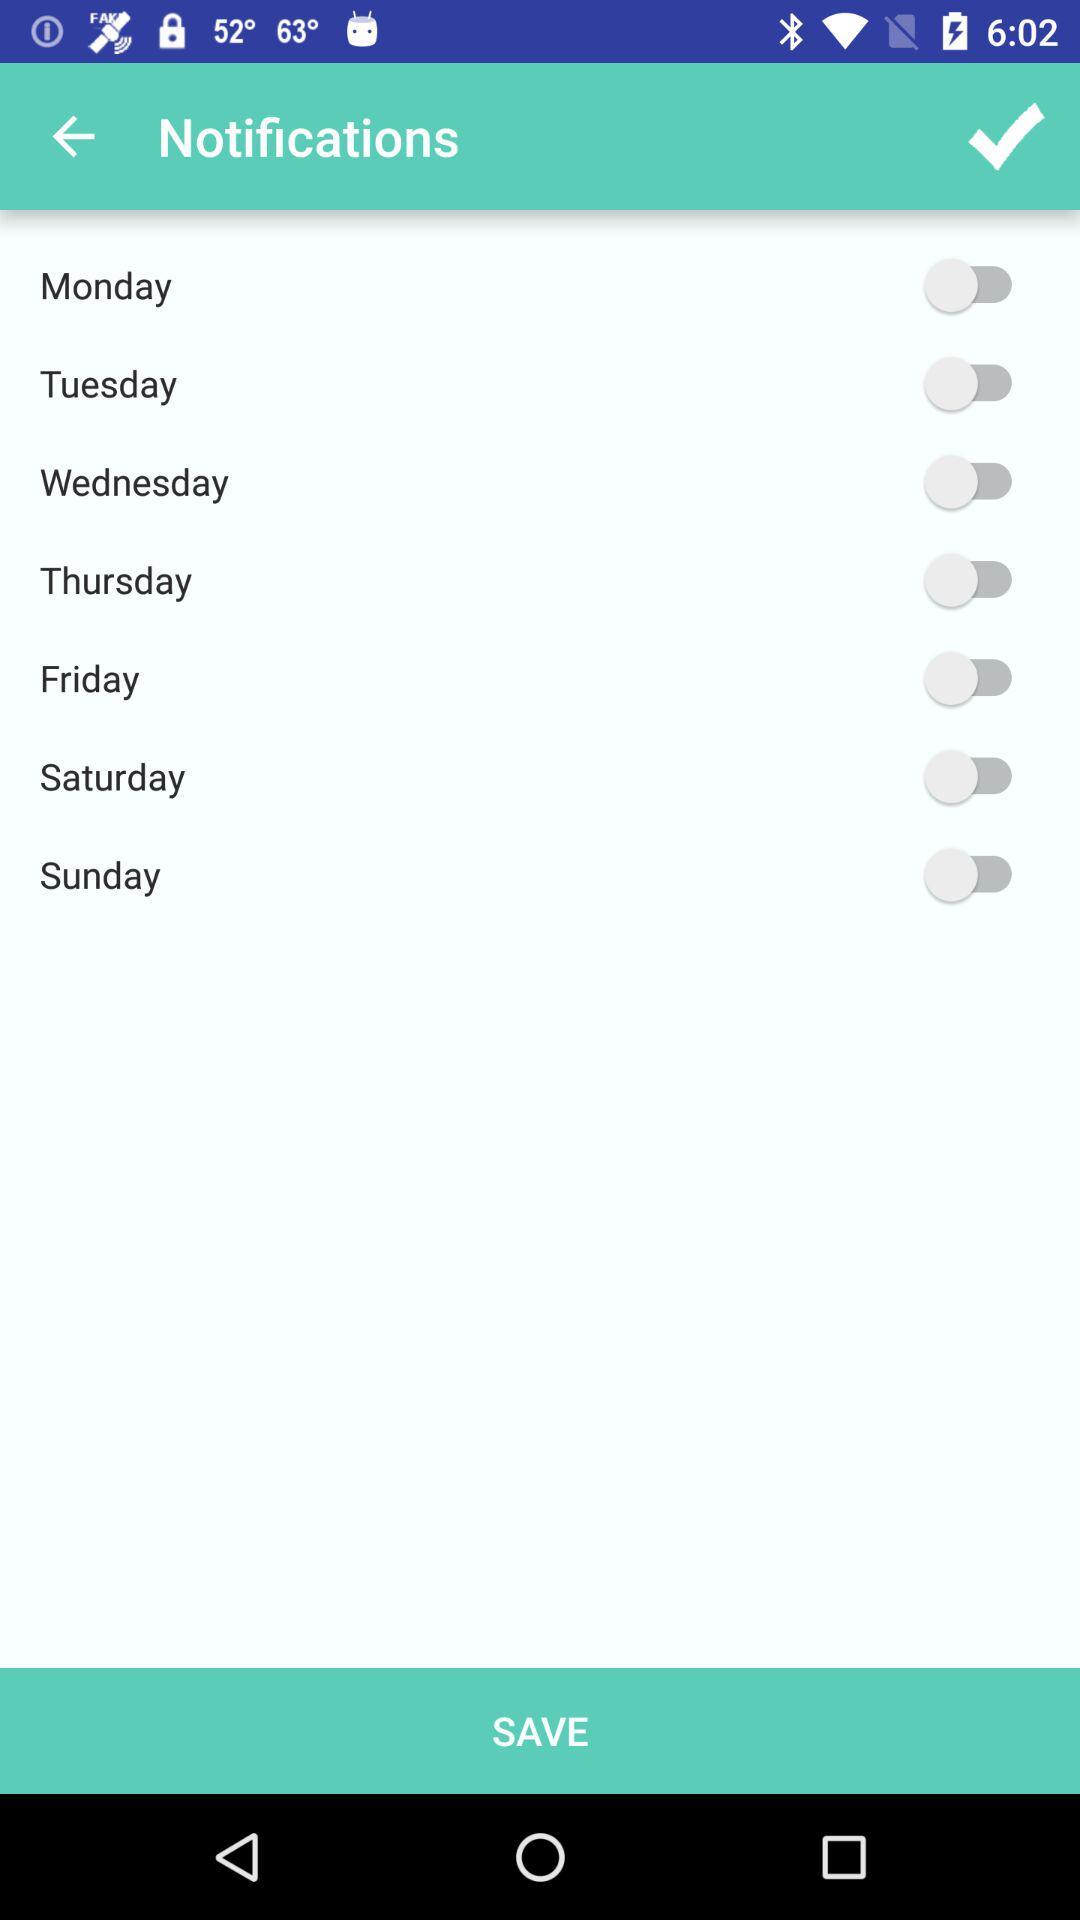 The width and height of the screenshot is (1080, 1920). I want to click on activate wednesday, so click(872, 481).